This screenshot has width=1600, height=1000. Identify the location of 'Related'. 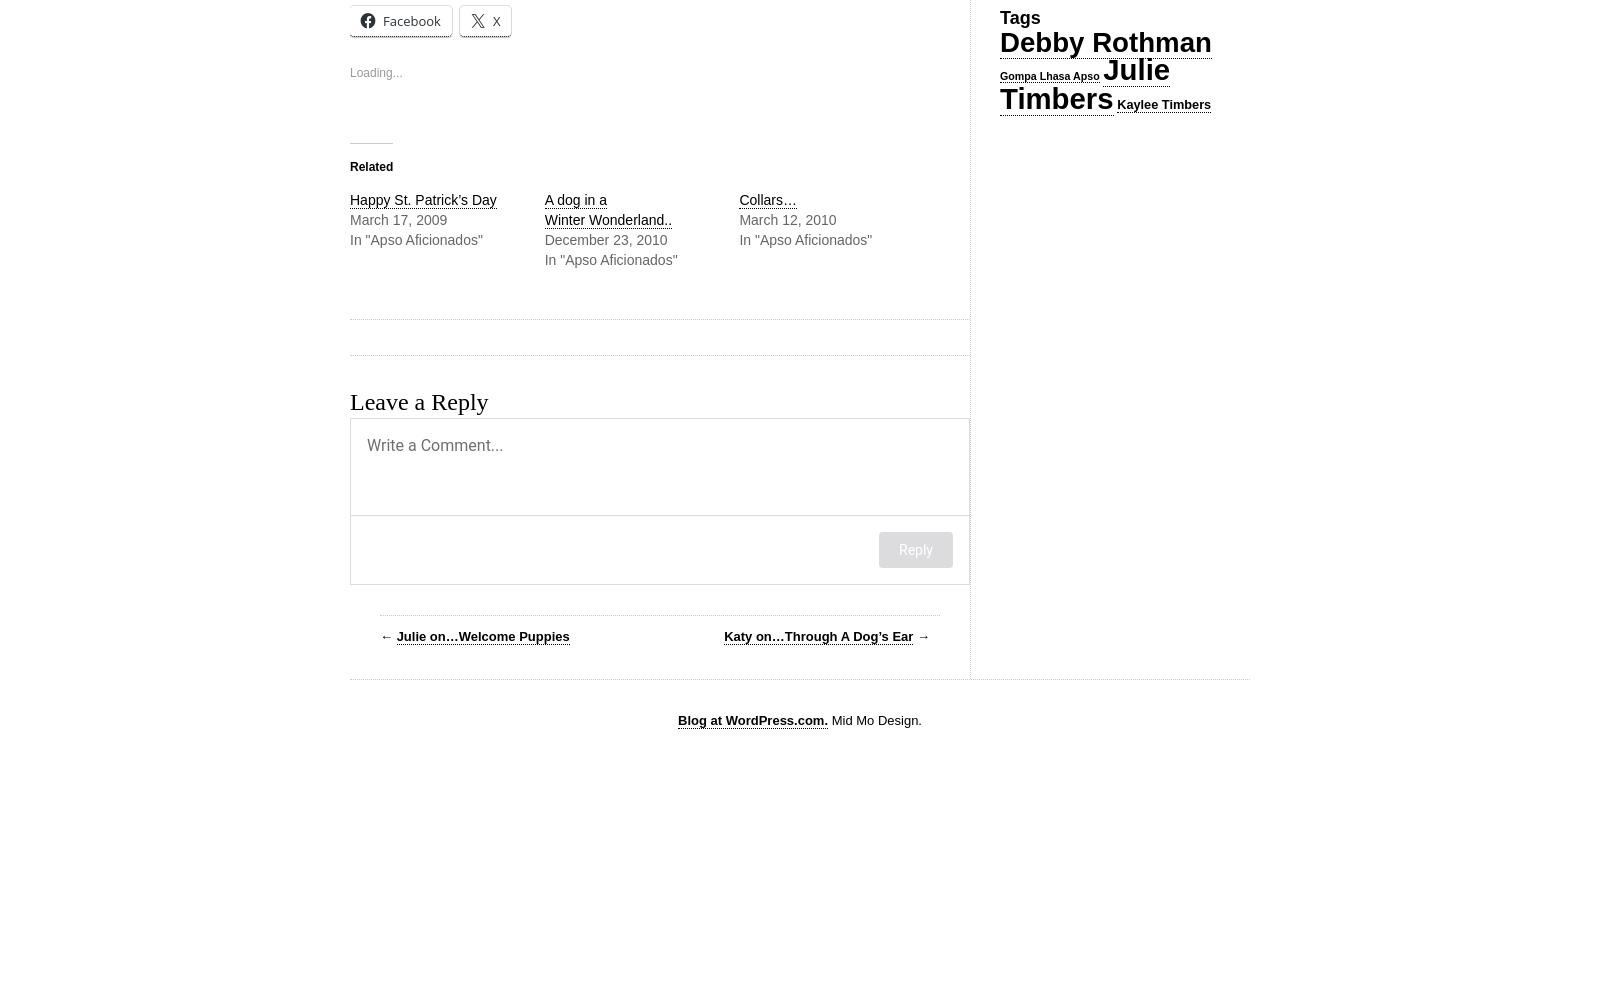
(350, 167).